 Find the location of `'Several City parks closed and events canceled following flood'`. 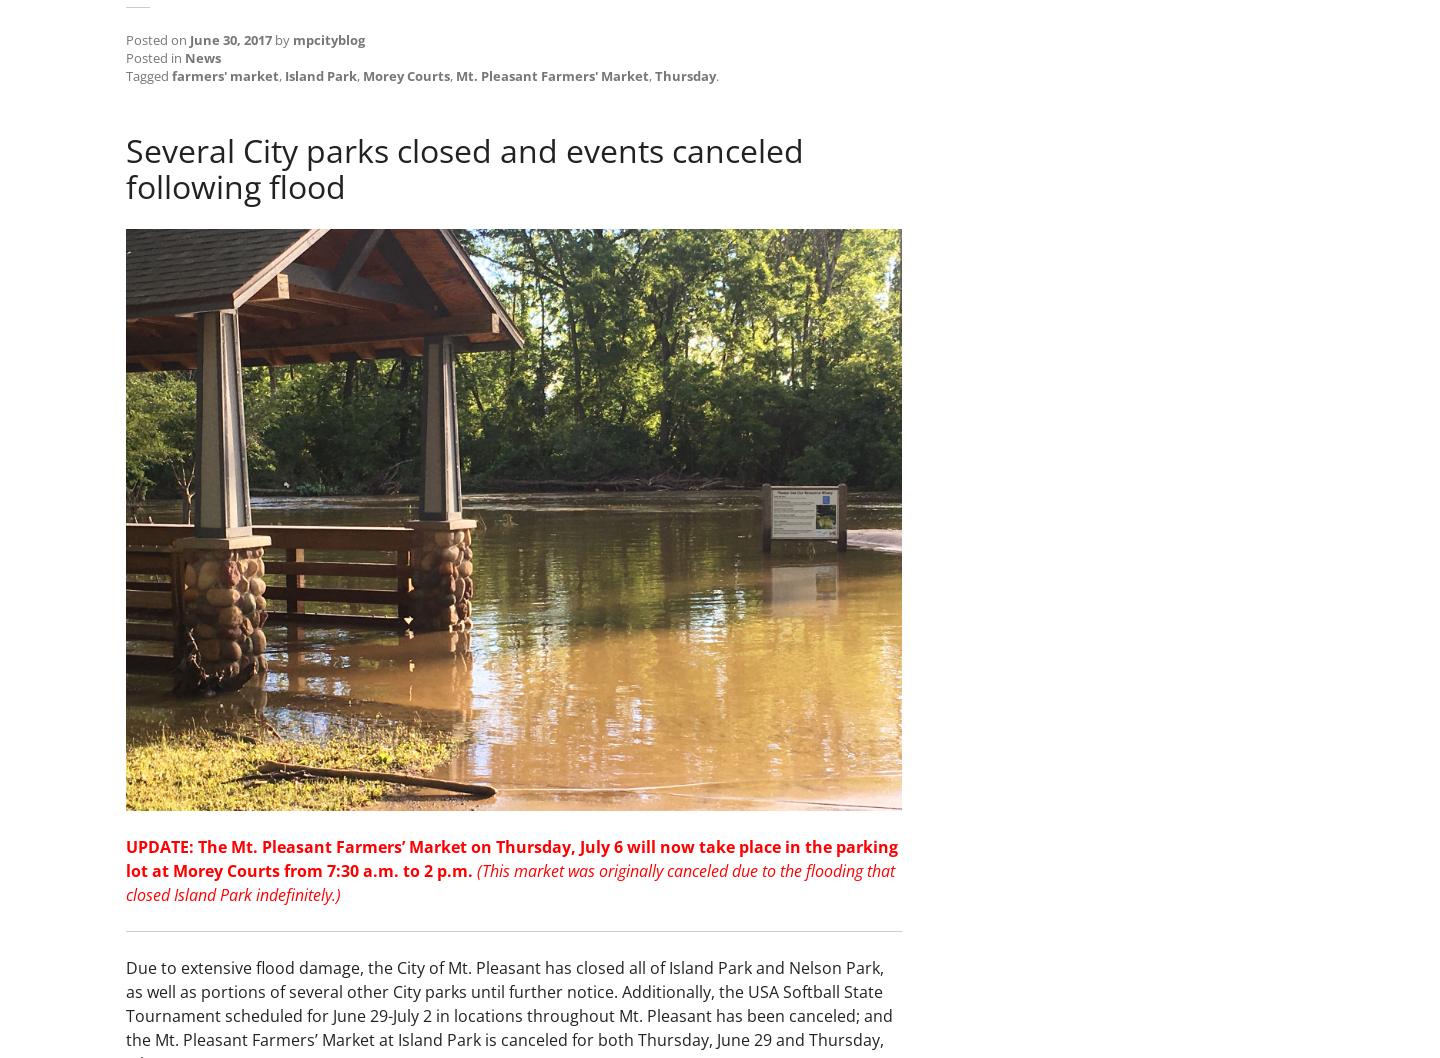

'Several City parks closed and events canceled following flood' is located at coordinates (464, 167).